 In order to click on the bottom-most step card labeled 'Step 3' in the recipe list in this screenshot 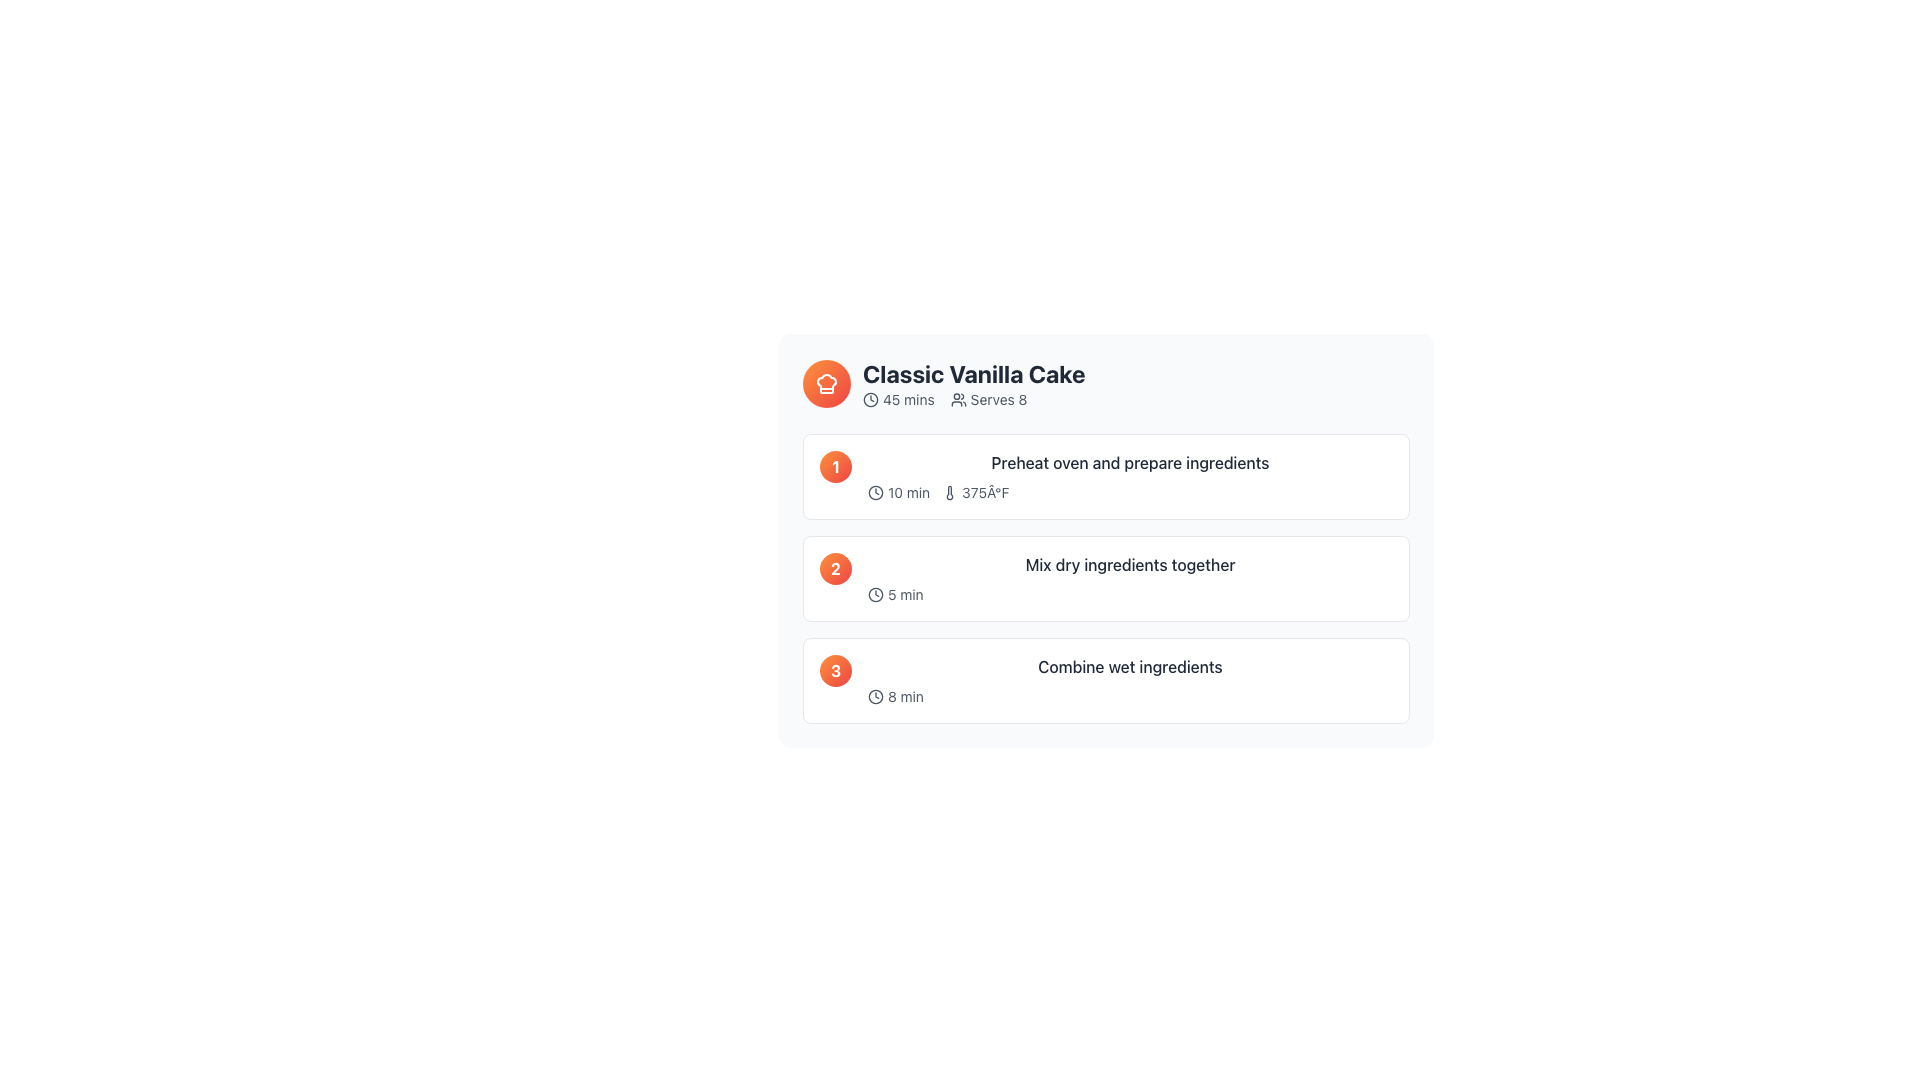, I will do `click(1105, 680)`.